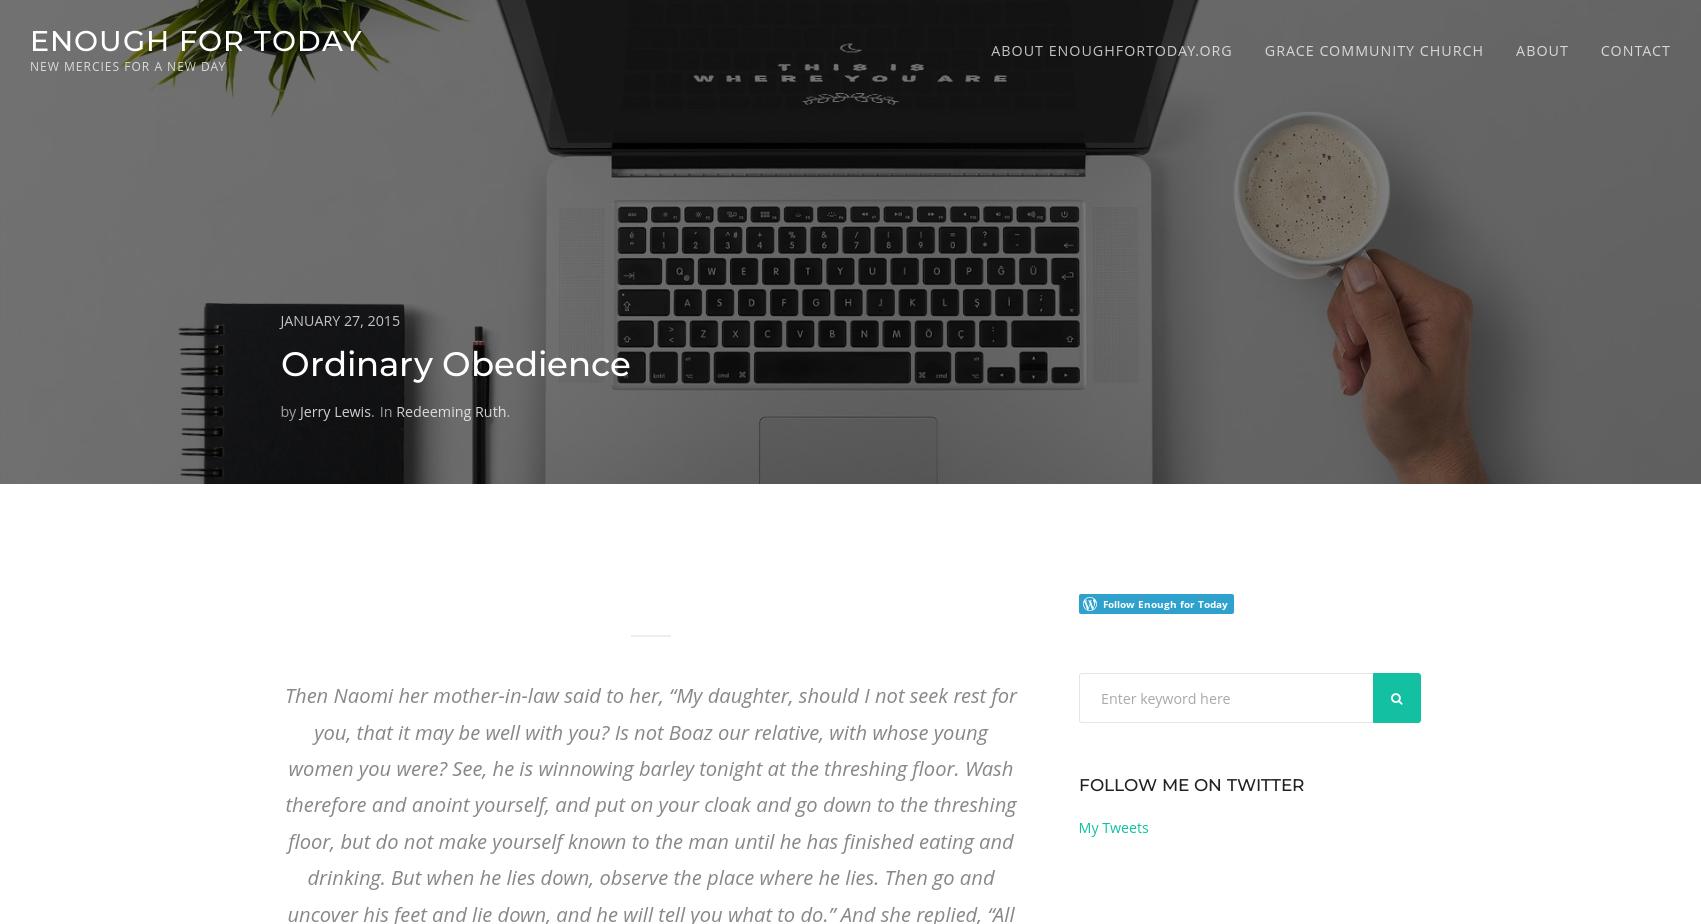 The width and height of the screenshot is (1701, 924). I want to click on 'new mercies for a new day', so click(126, 66).